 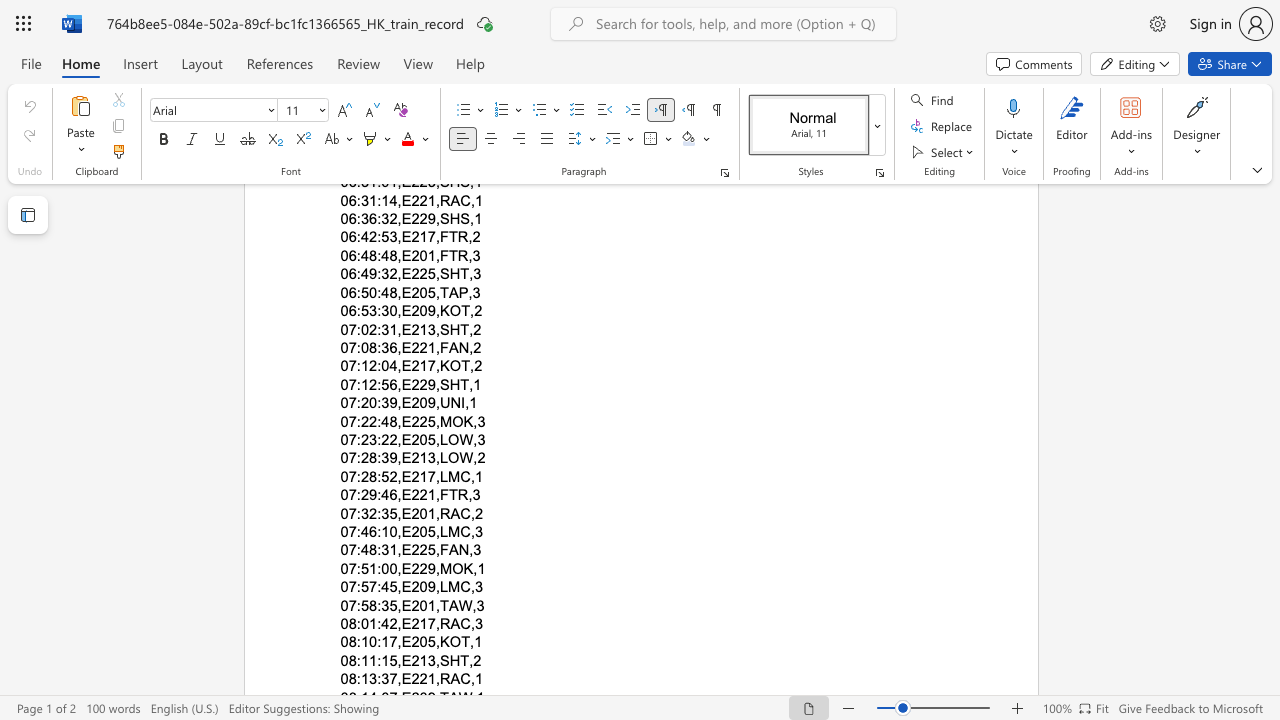 What do you see at coordinates (448, 476) in the screenshot?
I see `the space between the continuous character "L" and "M" in the text` at bounding box center [448, 476].